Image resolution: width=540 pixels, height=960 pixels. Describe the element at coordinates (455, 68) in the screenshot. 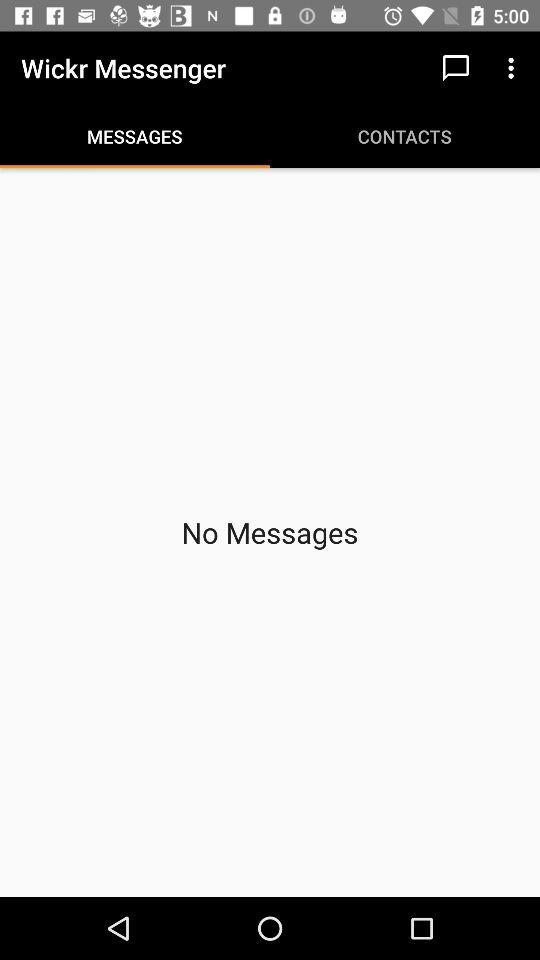

I see `the item to the right of the wickr messenger` at that location.